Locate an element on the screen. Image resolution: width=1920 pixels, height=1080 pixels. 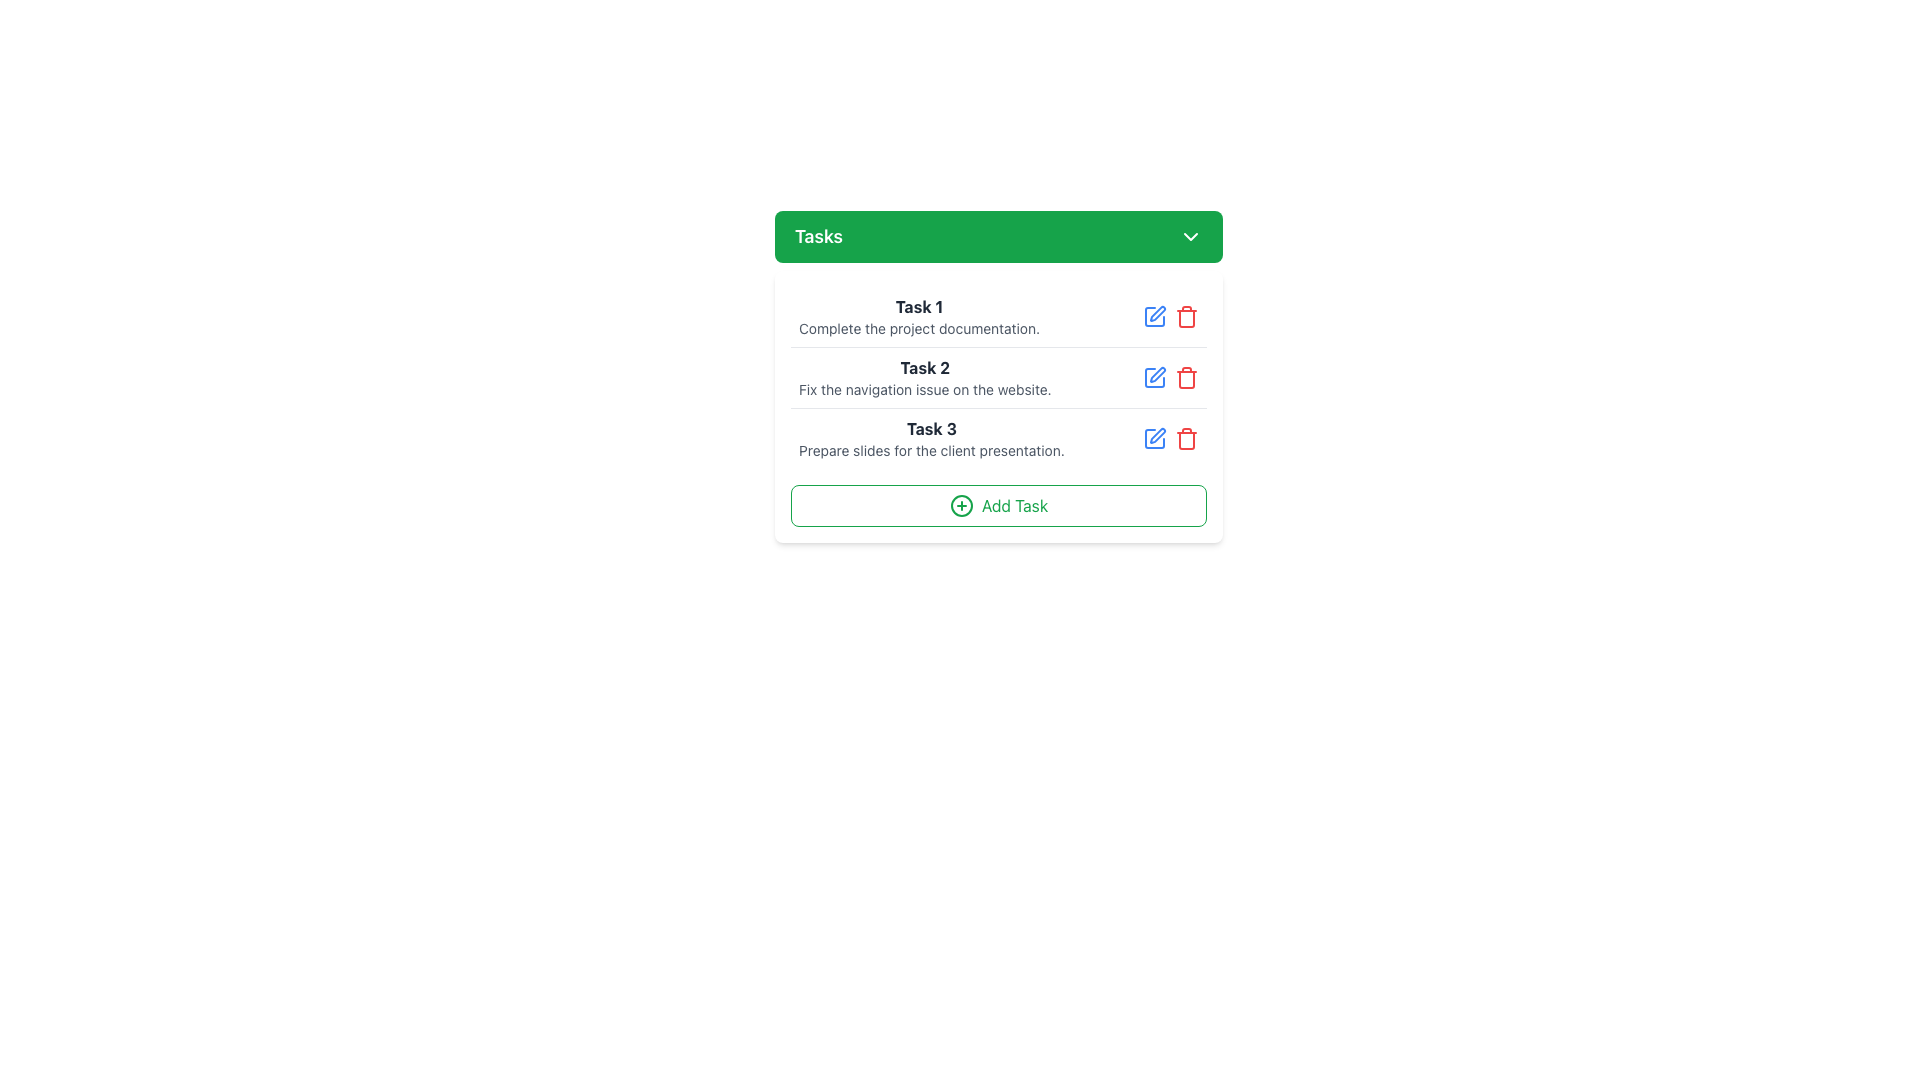
the square outline icon located to the right of the 'Task 1' heading in the task list is located at coordinates (1155, 315).